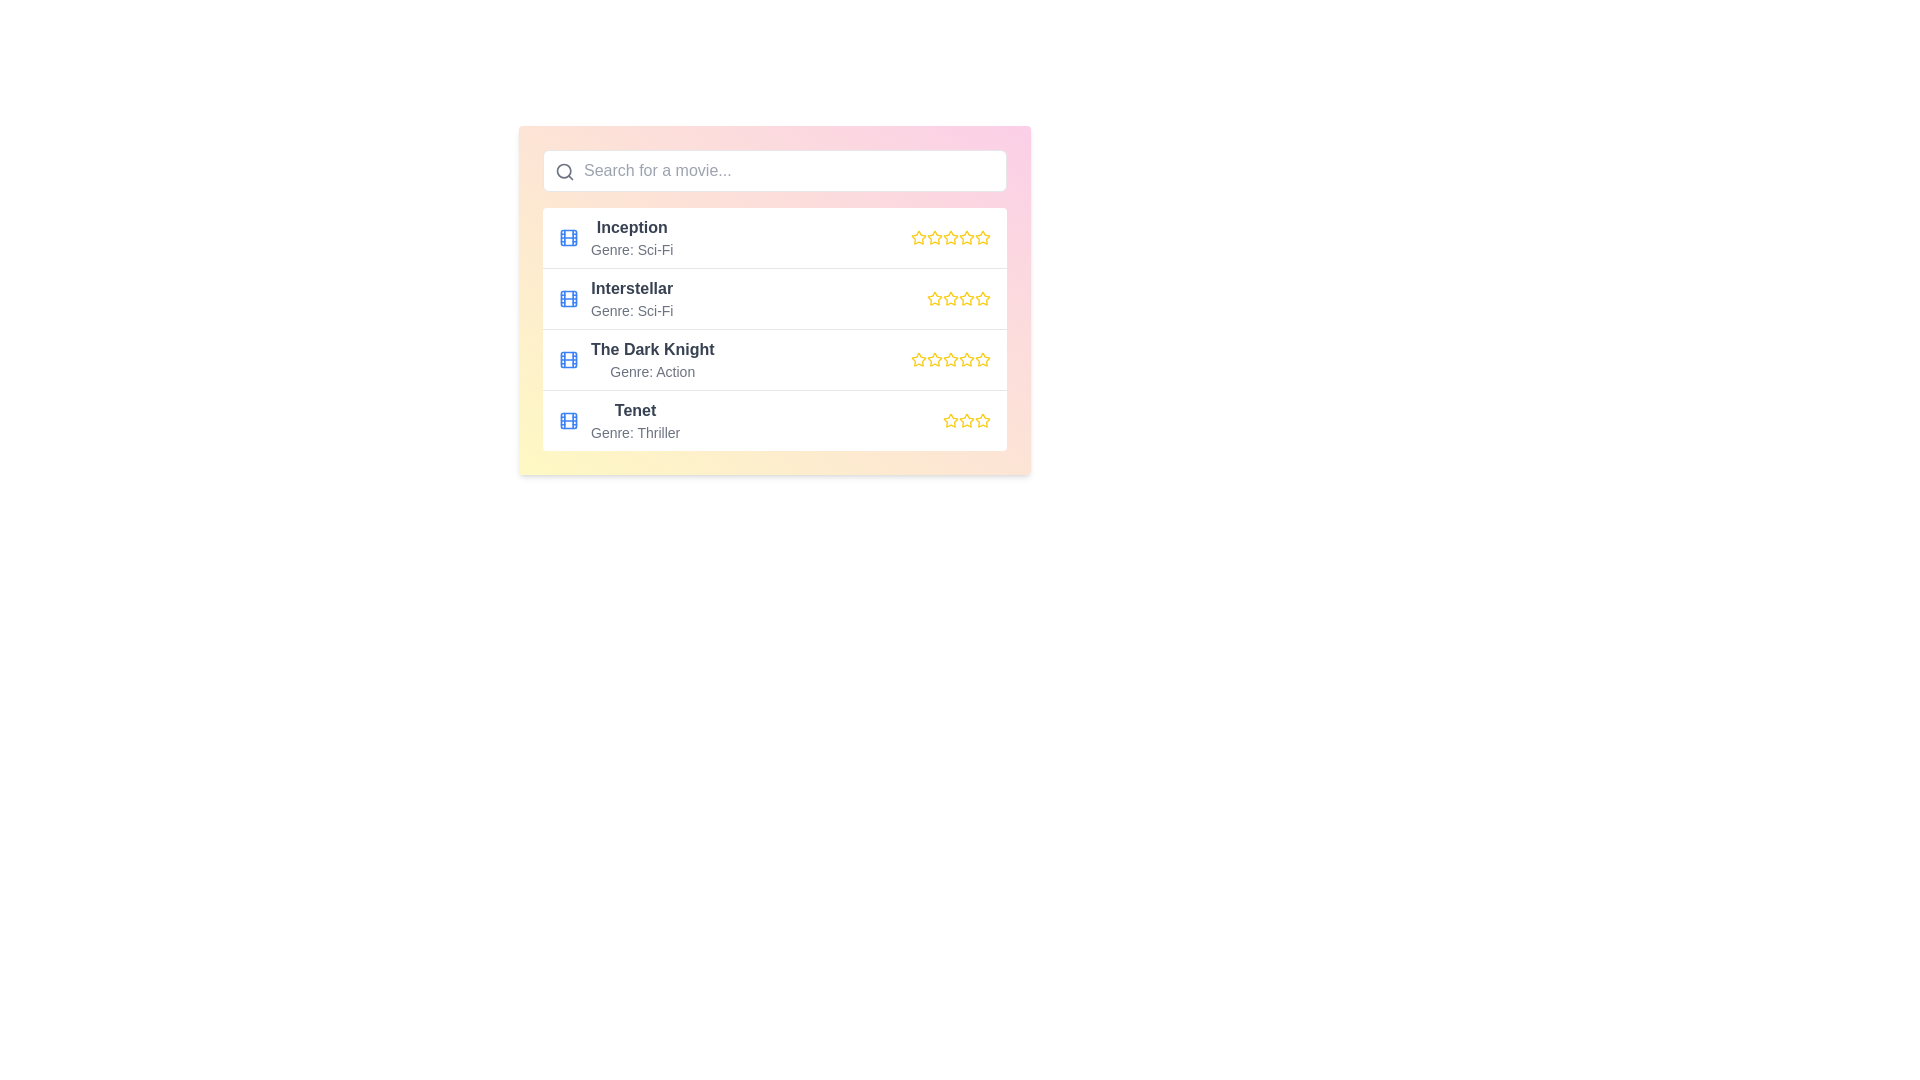  What do you see at coordinates (773, 419) in the screenshot?
I see `the movie entry list item that contains its title, genre, and rating actions, located as the fourth row in the list below 'The Dark Knight'` at bounding box center [773, 419].